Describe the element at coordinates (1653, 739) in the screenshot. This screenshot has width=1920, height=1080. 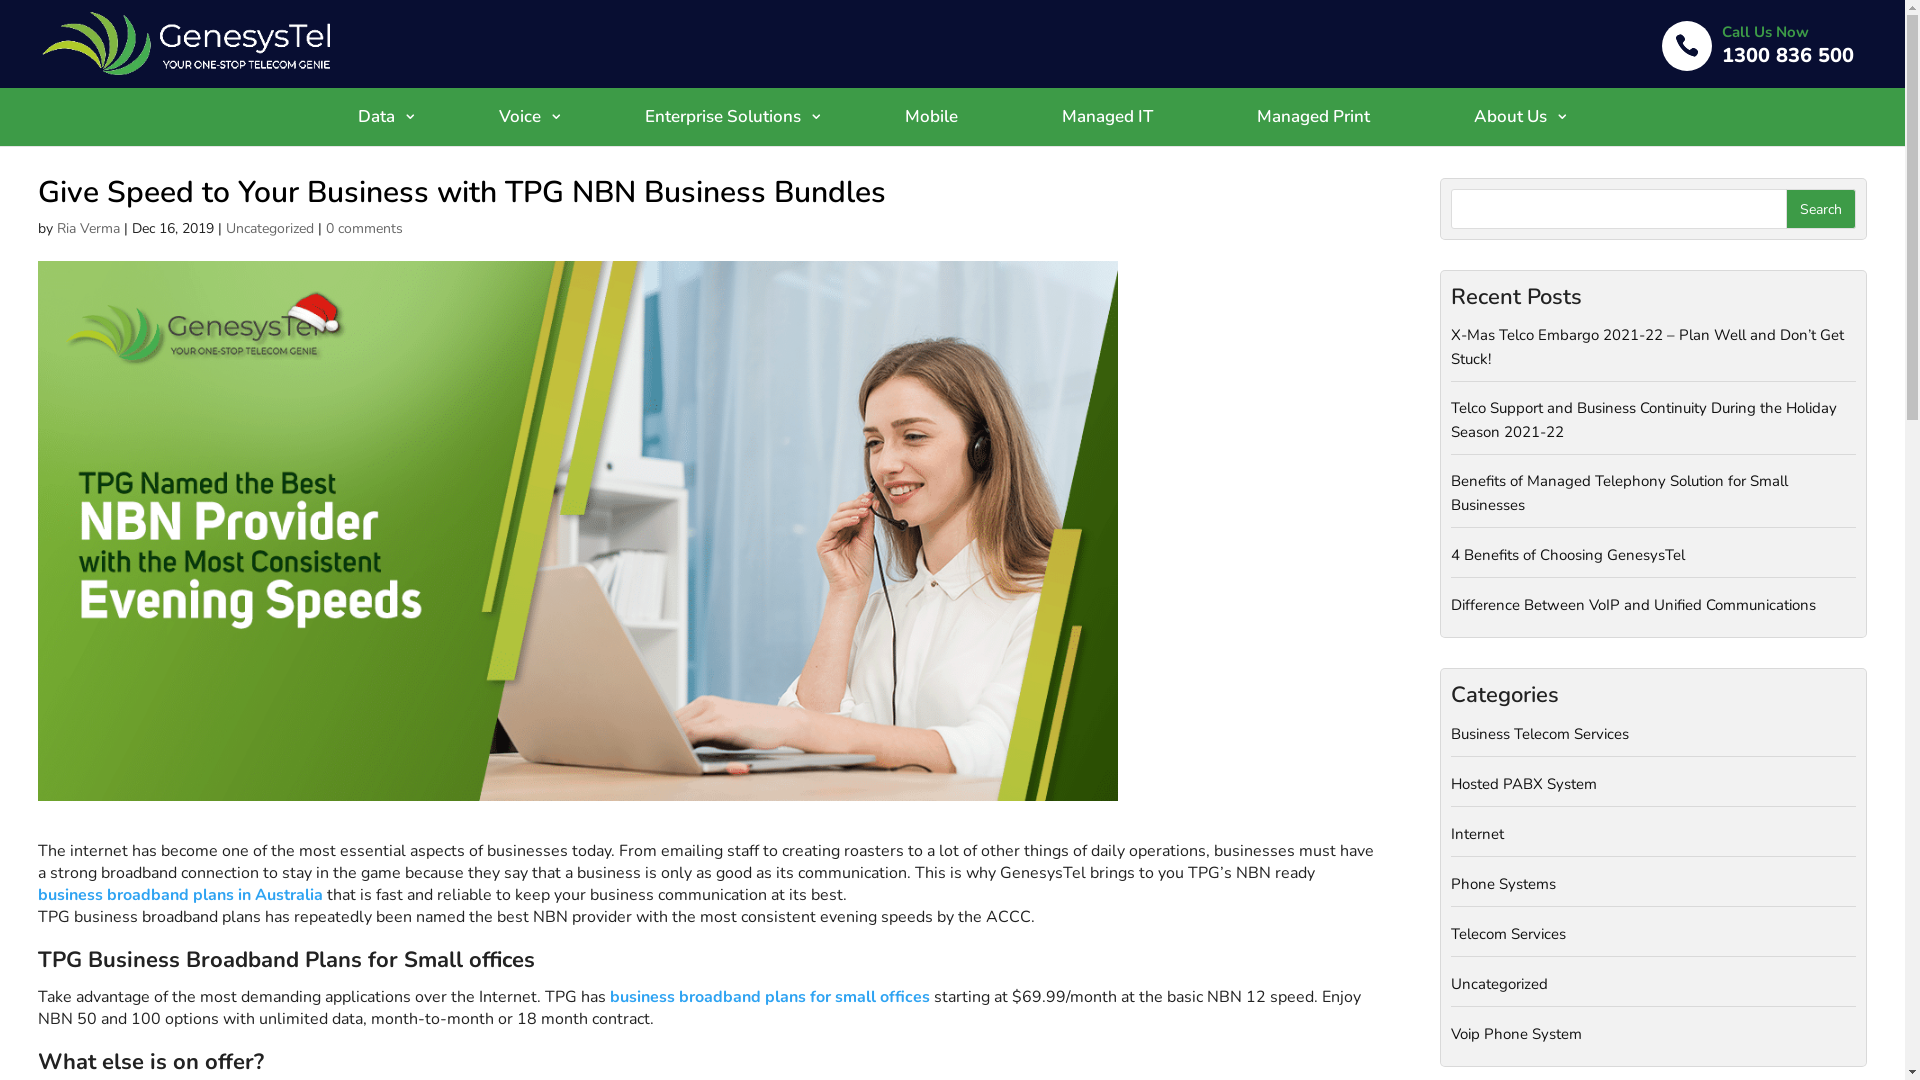
I see `'Business Telecom Services'` at that location.